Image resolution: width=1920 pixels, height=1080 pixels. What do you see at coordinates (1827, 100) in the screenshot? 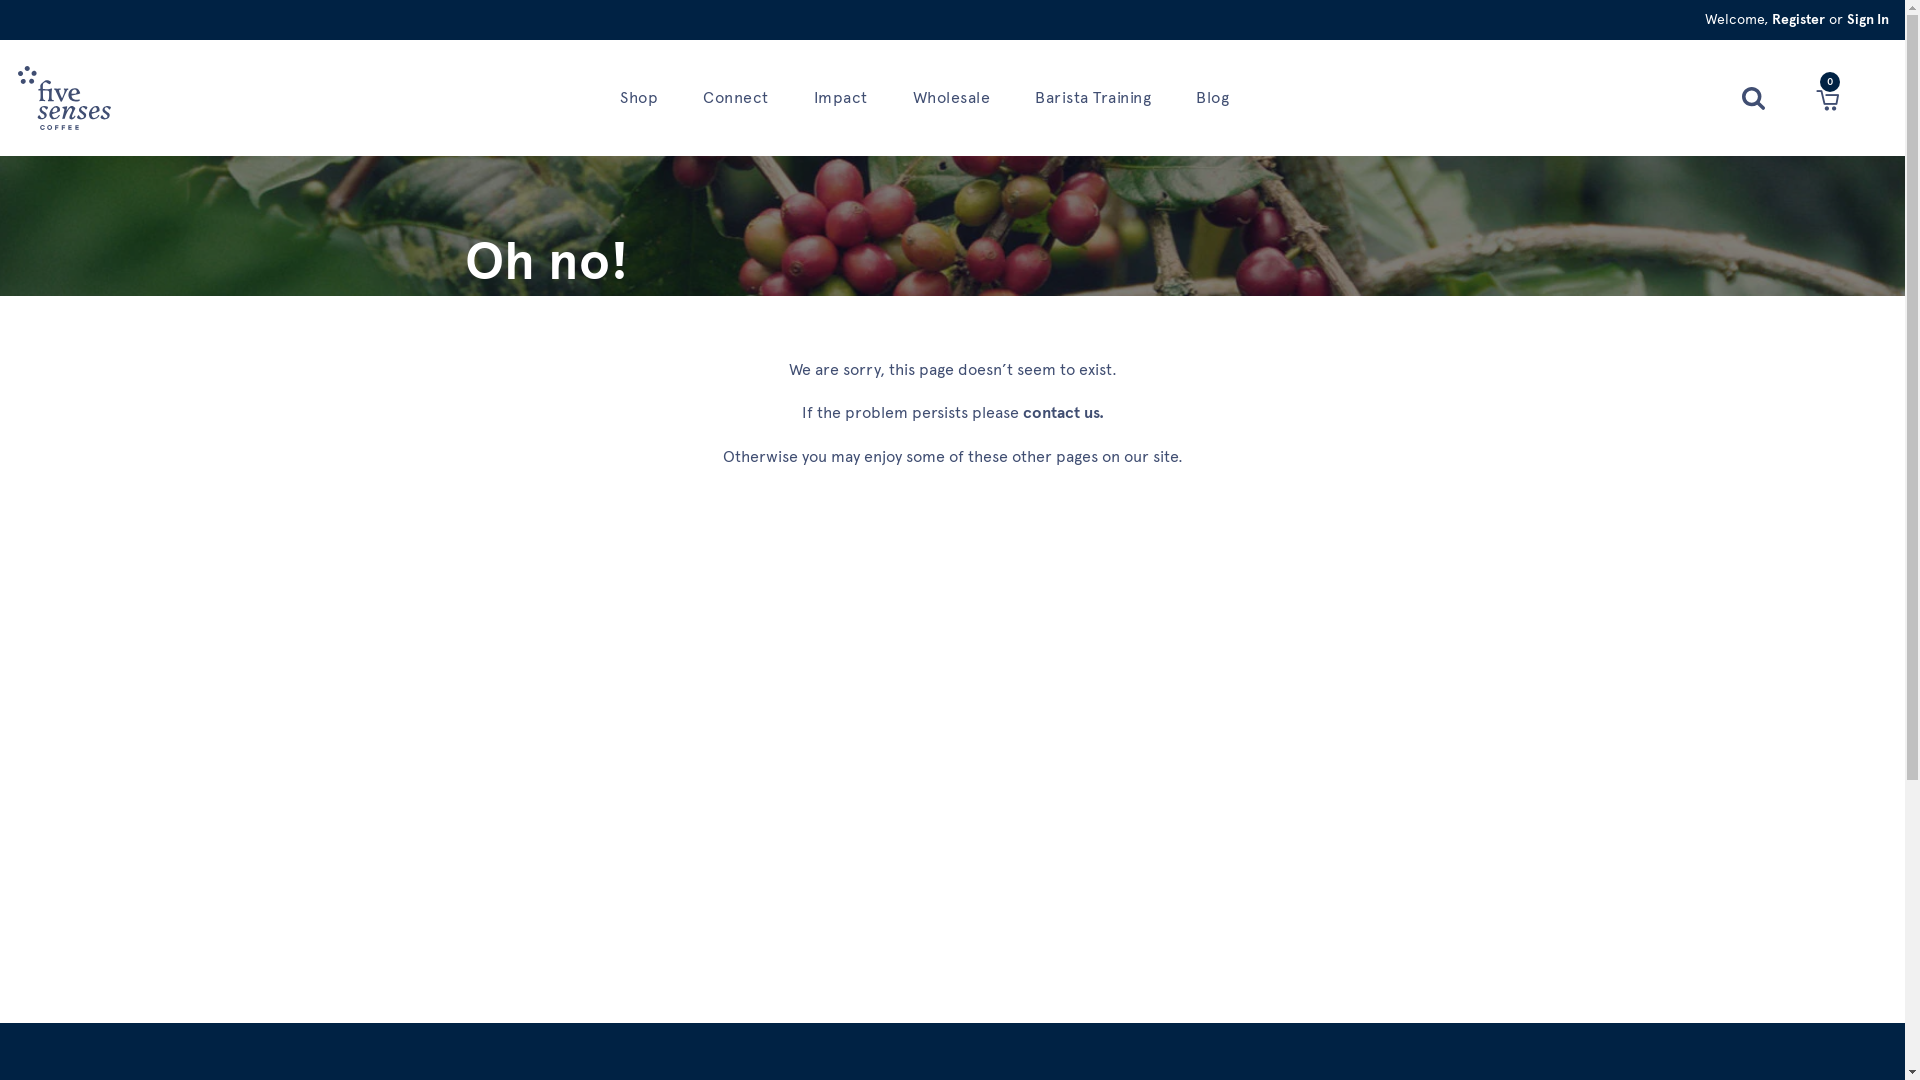
I see `'Cart` at bounding box center [1827, 100].